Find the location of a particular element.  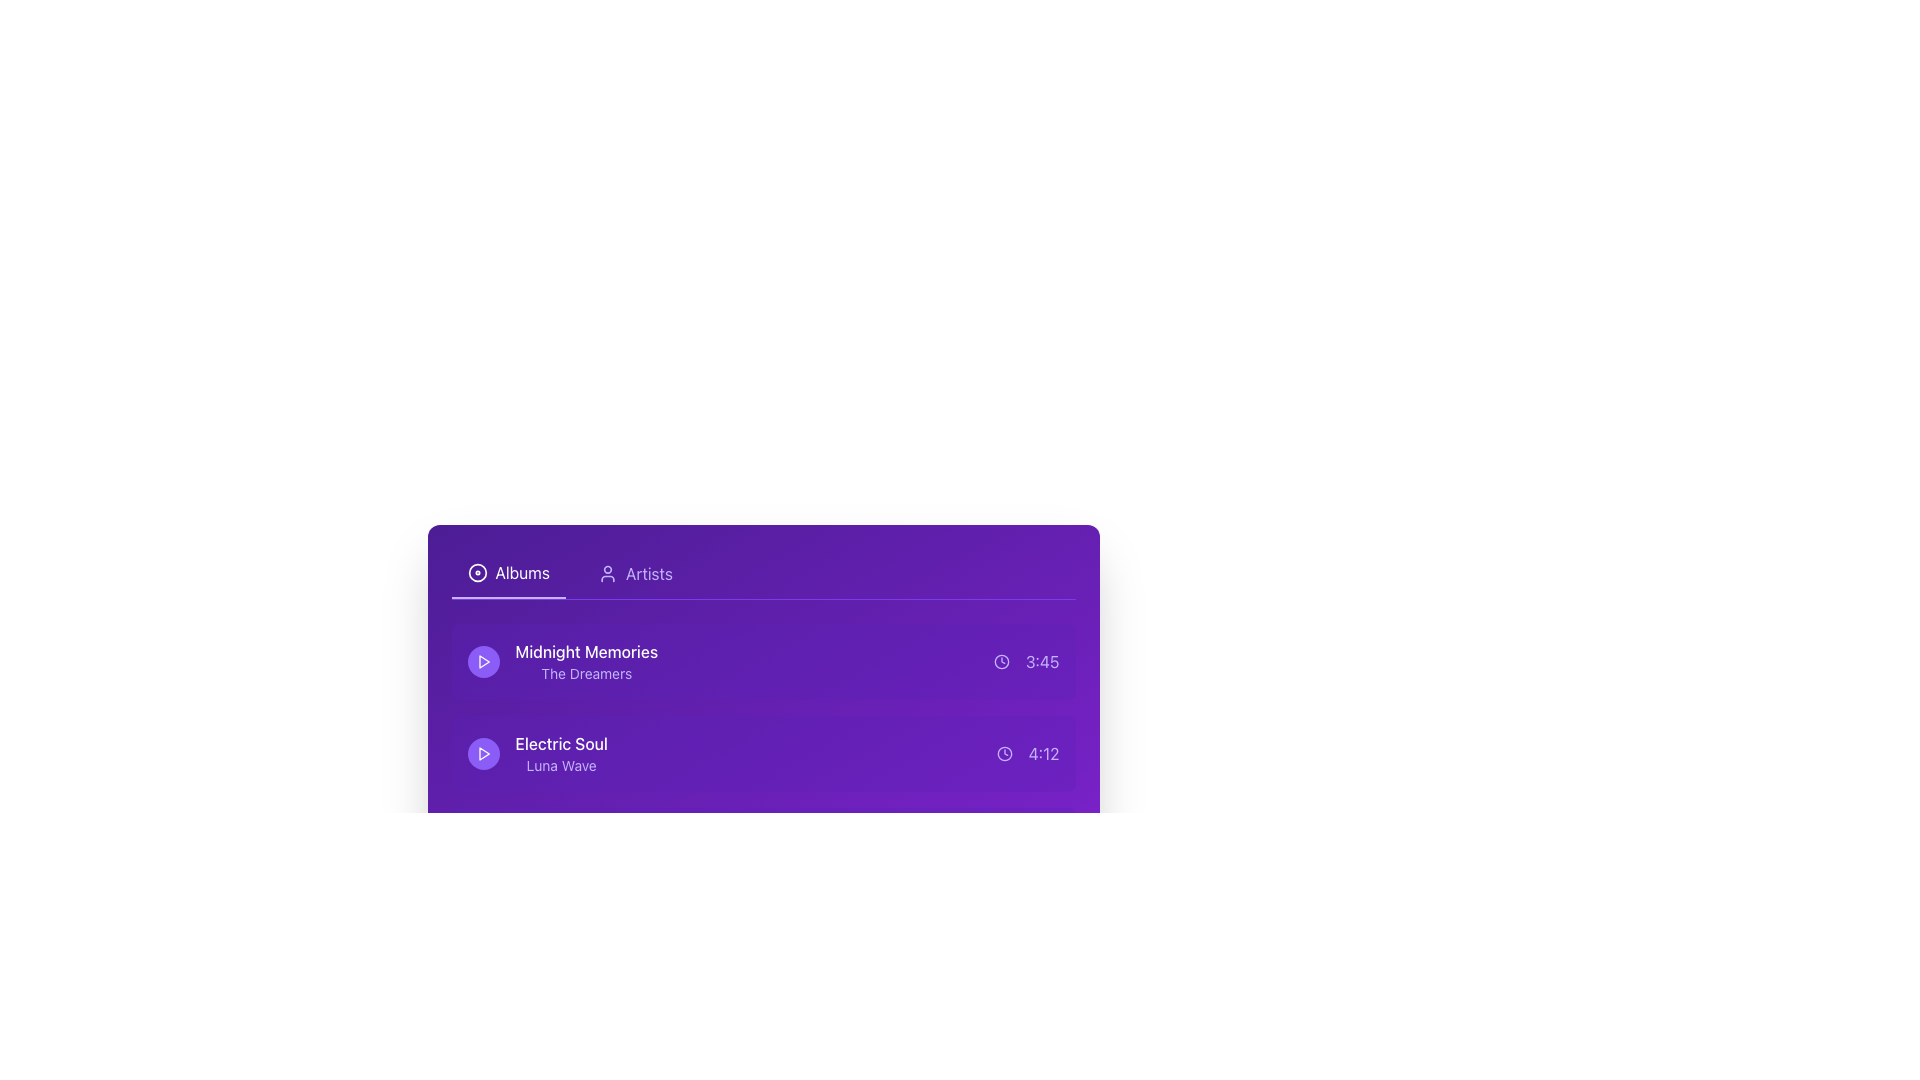

the text label indicating the duration of the music track associated with the second entry in the list under the 'Albums' section to understand the track duration is located at coordinates (1043, 753).